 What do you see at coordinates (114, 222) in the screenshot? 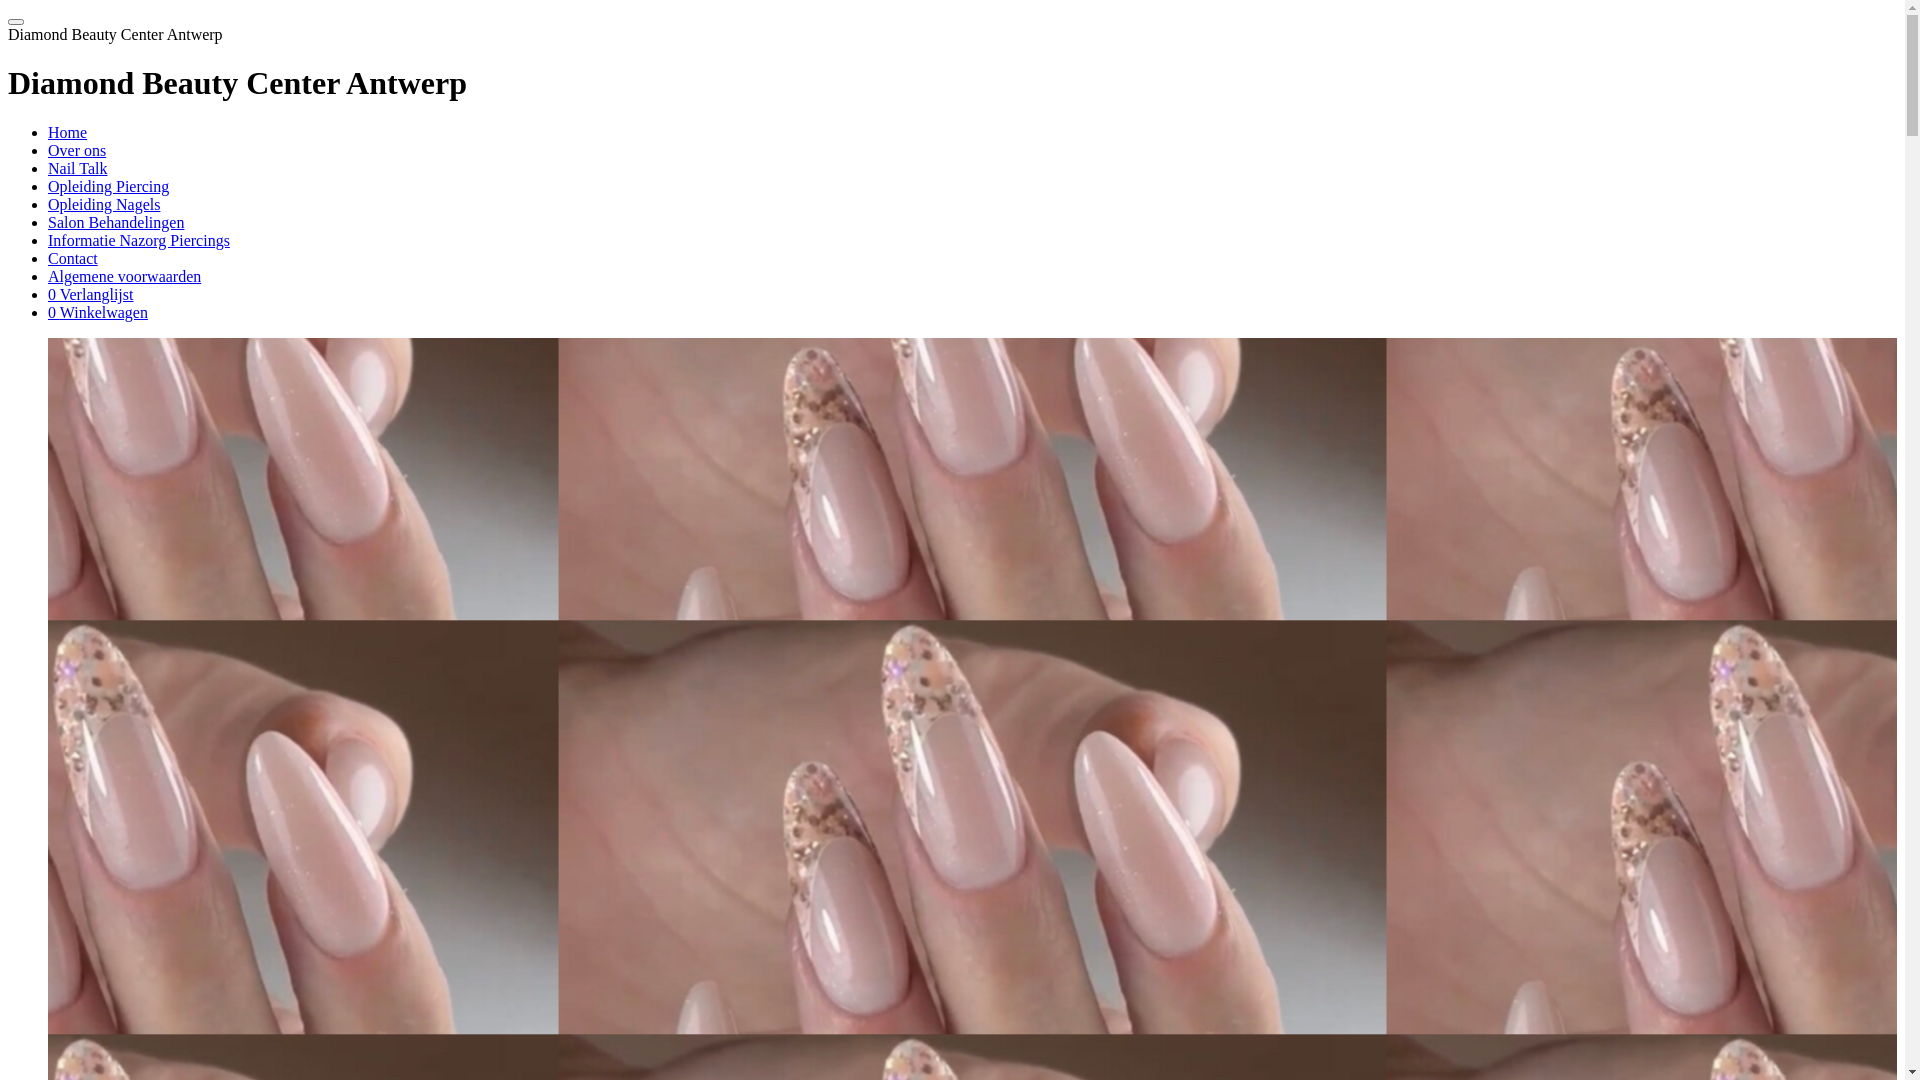
I see `'Salon Behandelingen'` at bounding box center [114, 222].